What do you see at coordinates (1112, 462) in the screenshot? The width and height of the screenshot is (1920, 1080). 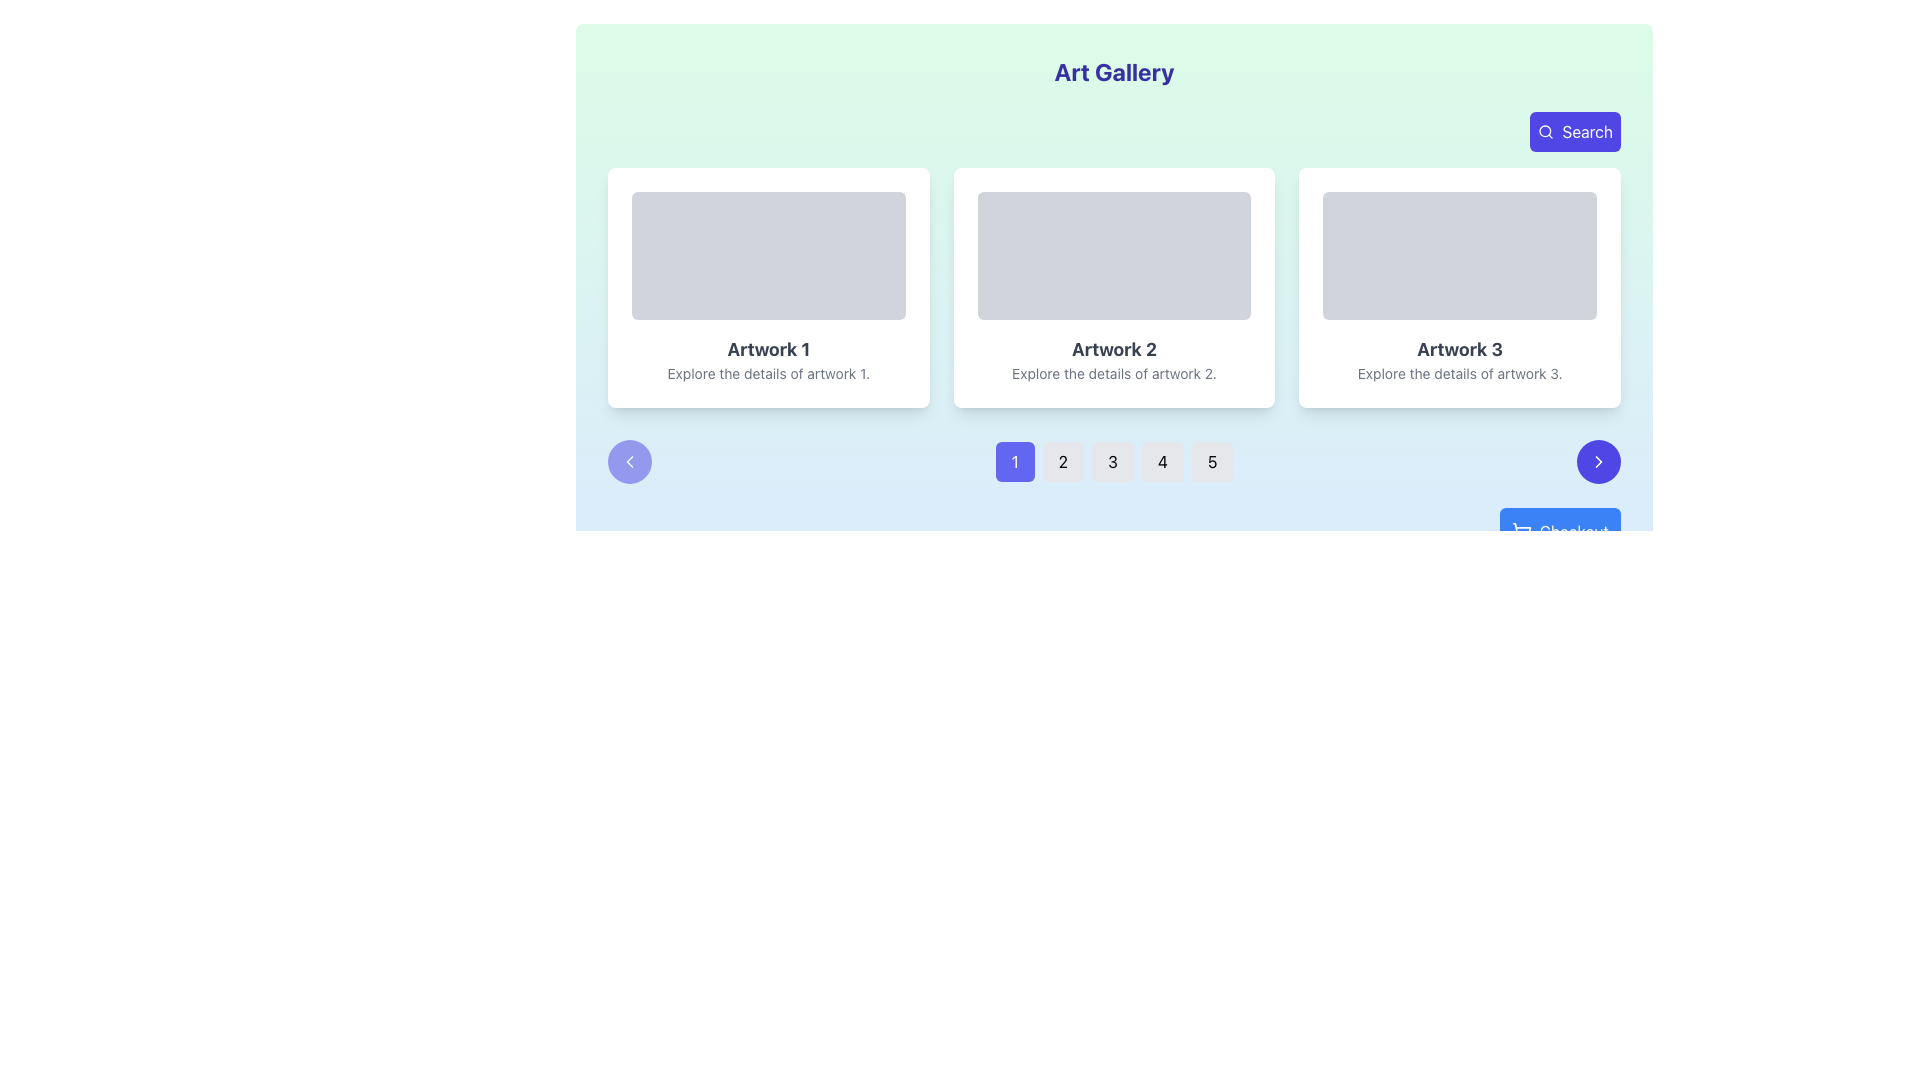 I see `the third button displaying the number '3' for keyboard navigation interaction` at bounding box center [1112, 462].